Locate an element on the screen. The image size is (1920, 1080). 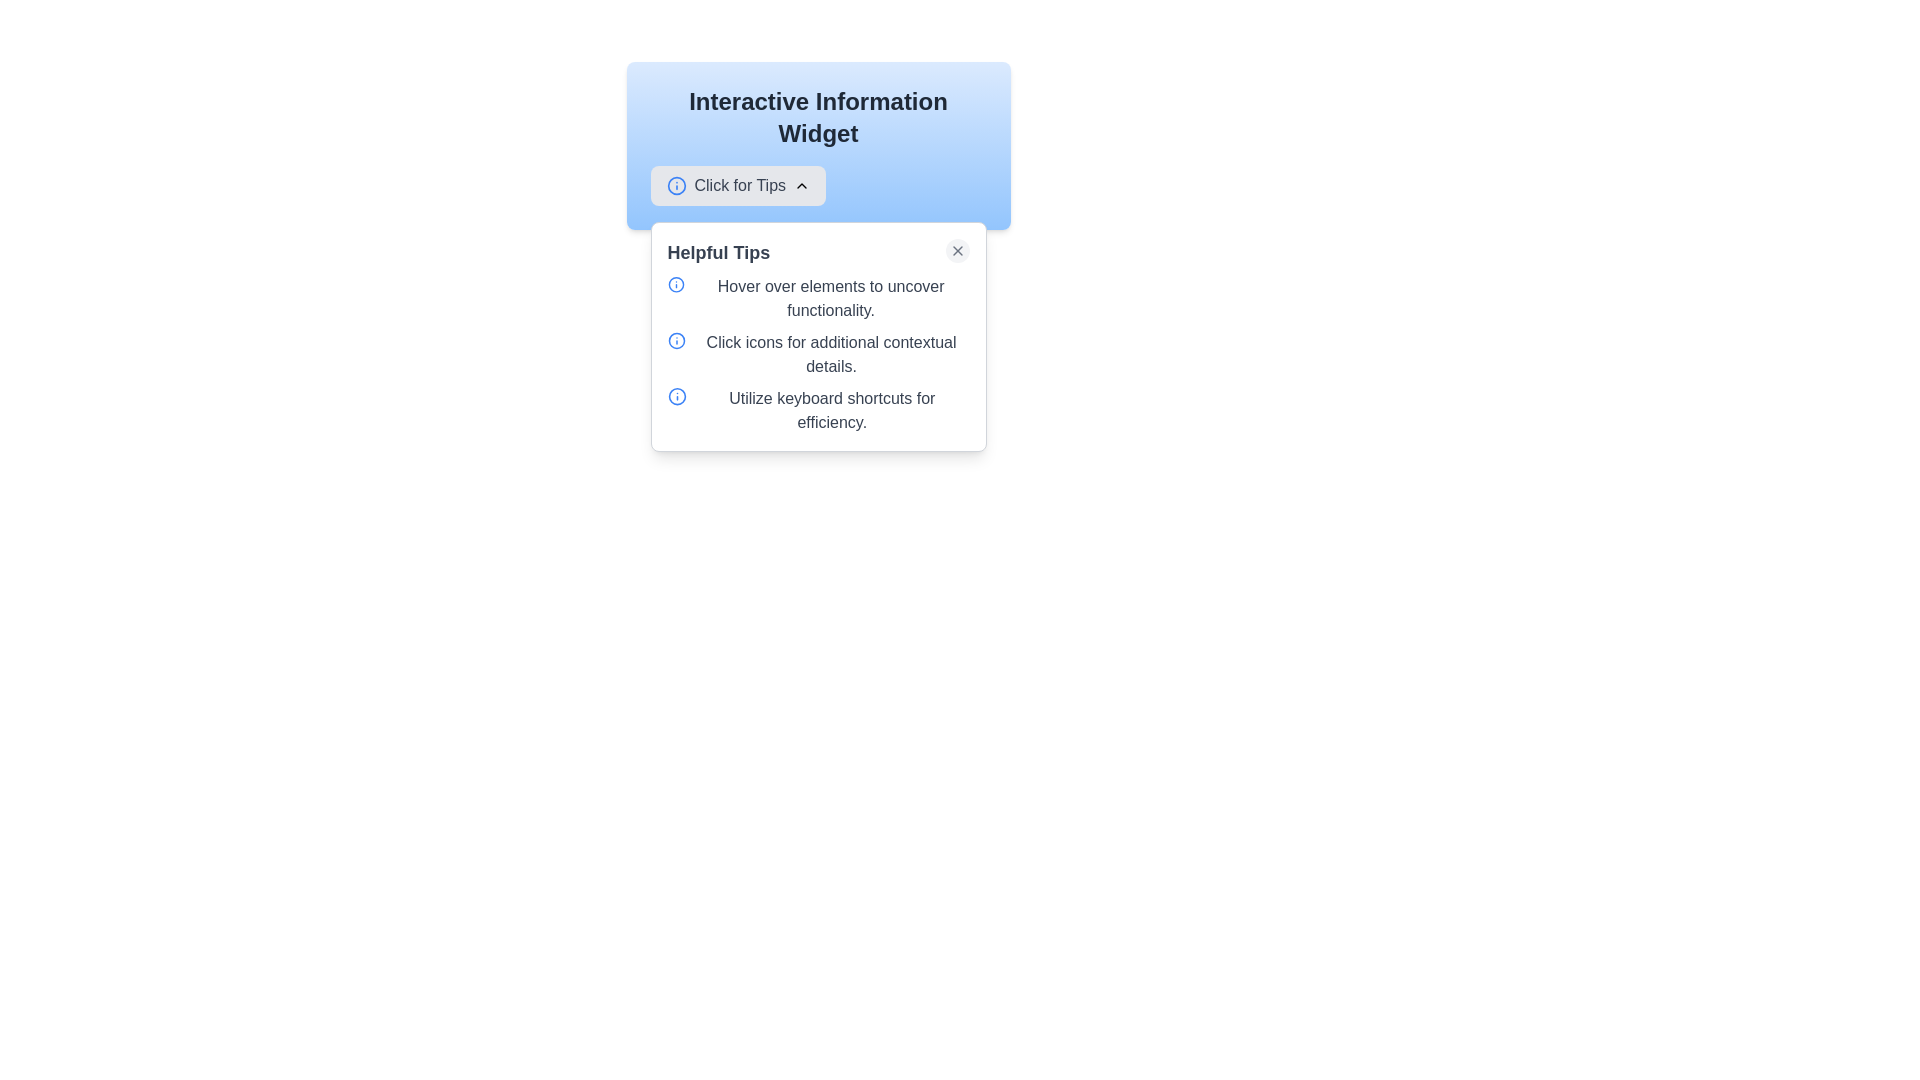
the information cue icon located to the left of the 'Click for Tips' button is located at coordinates (676, 185).